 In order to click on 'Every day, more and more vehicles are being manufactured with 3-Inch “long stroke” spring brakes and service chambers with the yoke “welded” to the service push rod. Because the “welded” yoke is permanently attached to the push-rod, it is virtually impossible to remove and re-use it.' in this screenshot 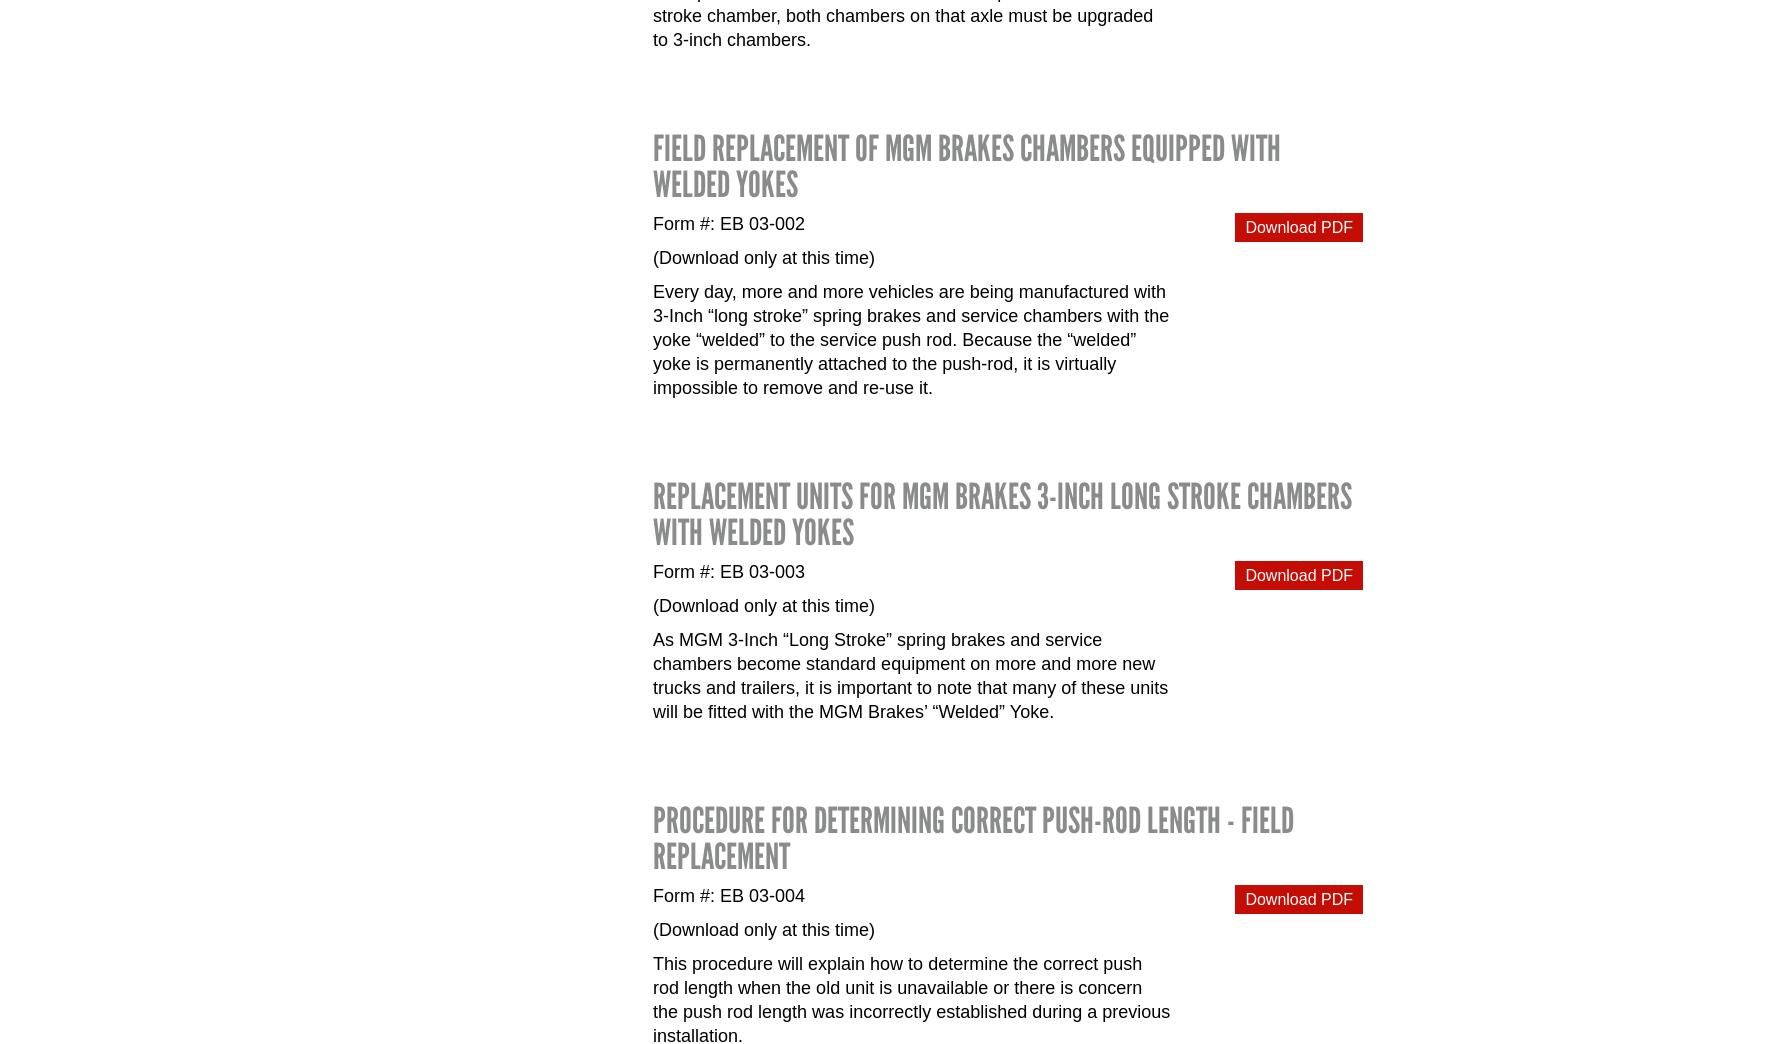, I will do `click(911, 340)`.